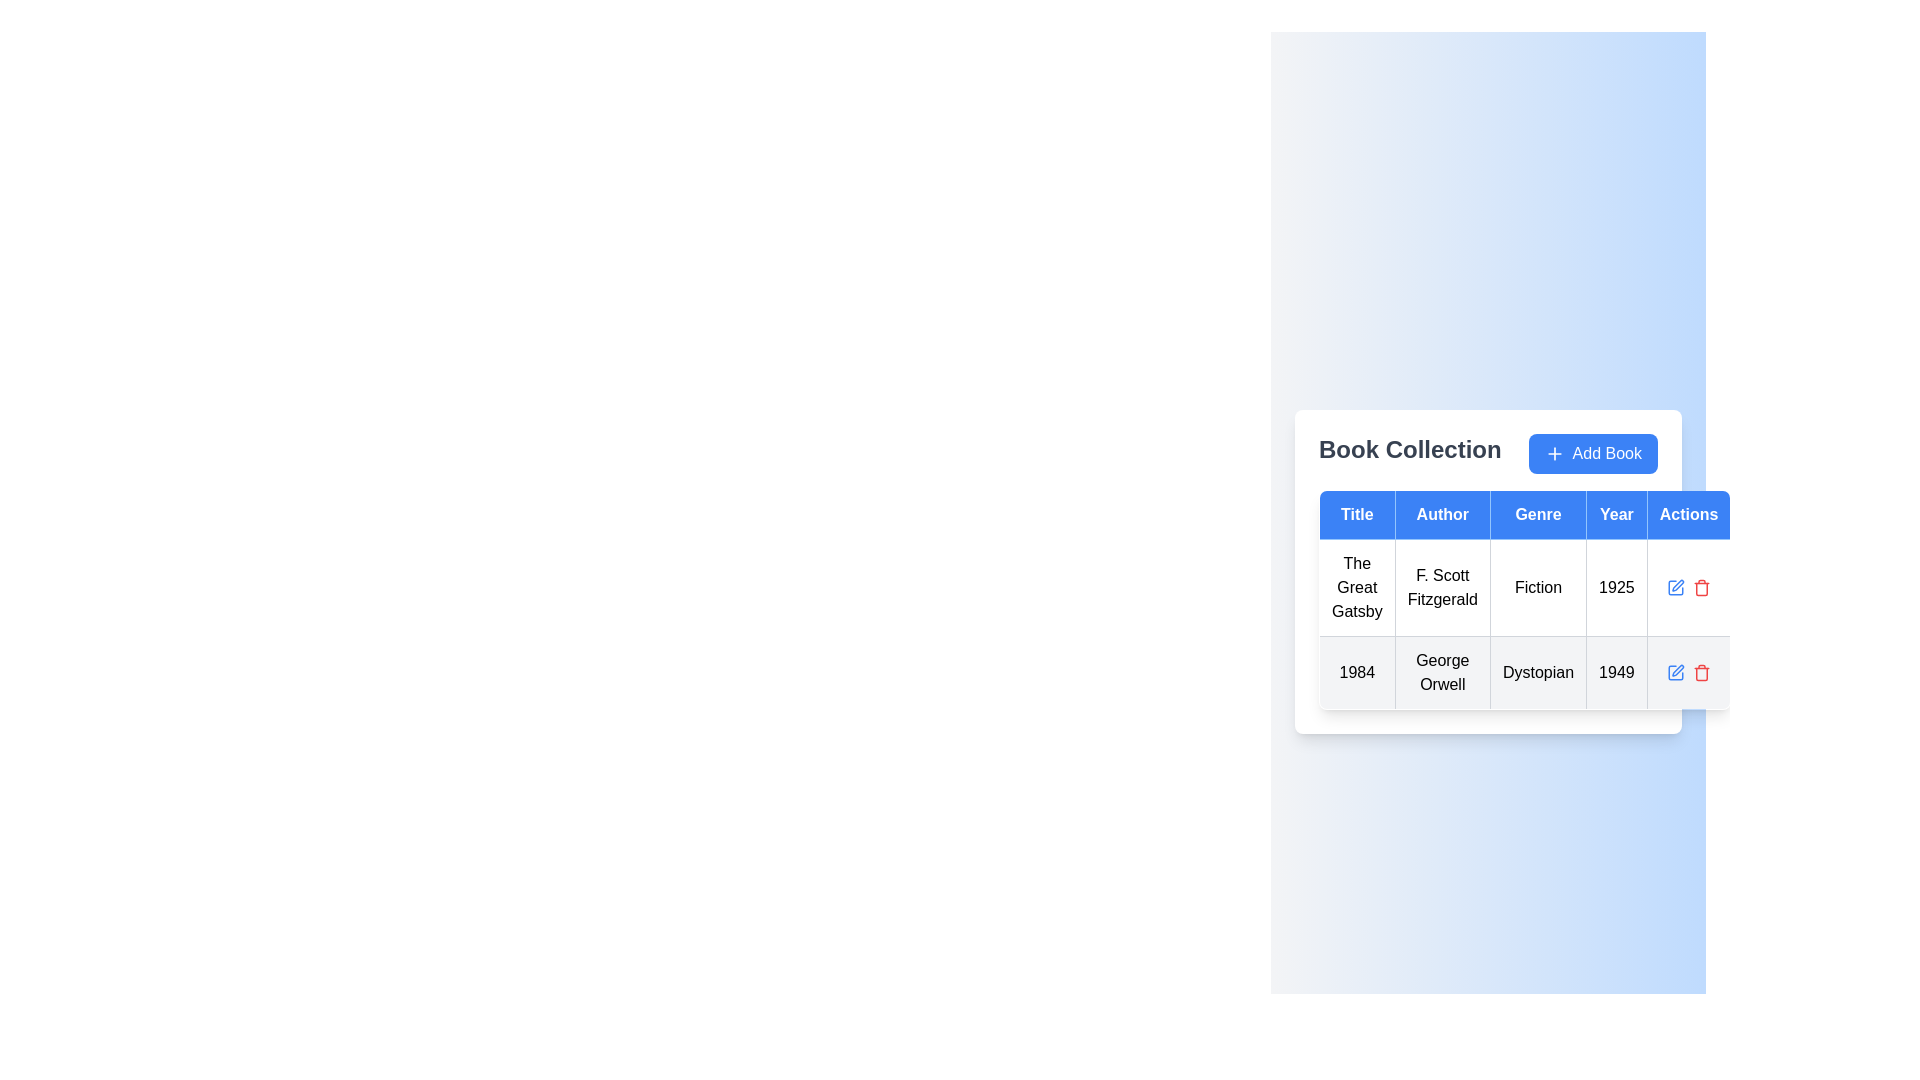 The height and width of the screenshot is (1080, 1920). I want to click on the text display element that shows the publication year of a book, located in the fourth column labeled 'Year' of the first row in the 'Book Collection' table, so click(1616, 586).